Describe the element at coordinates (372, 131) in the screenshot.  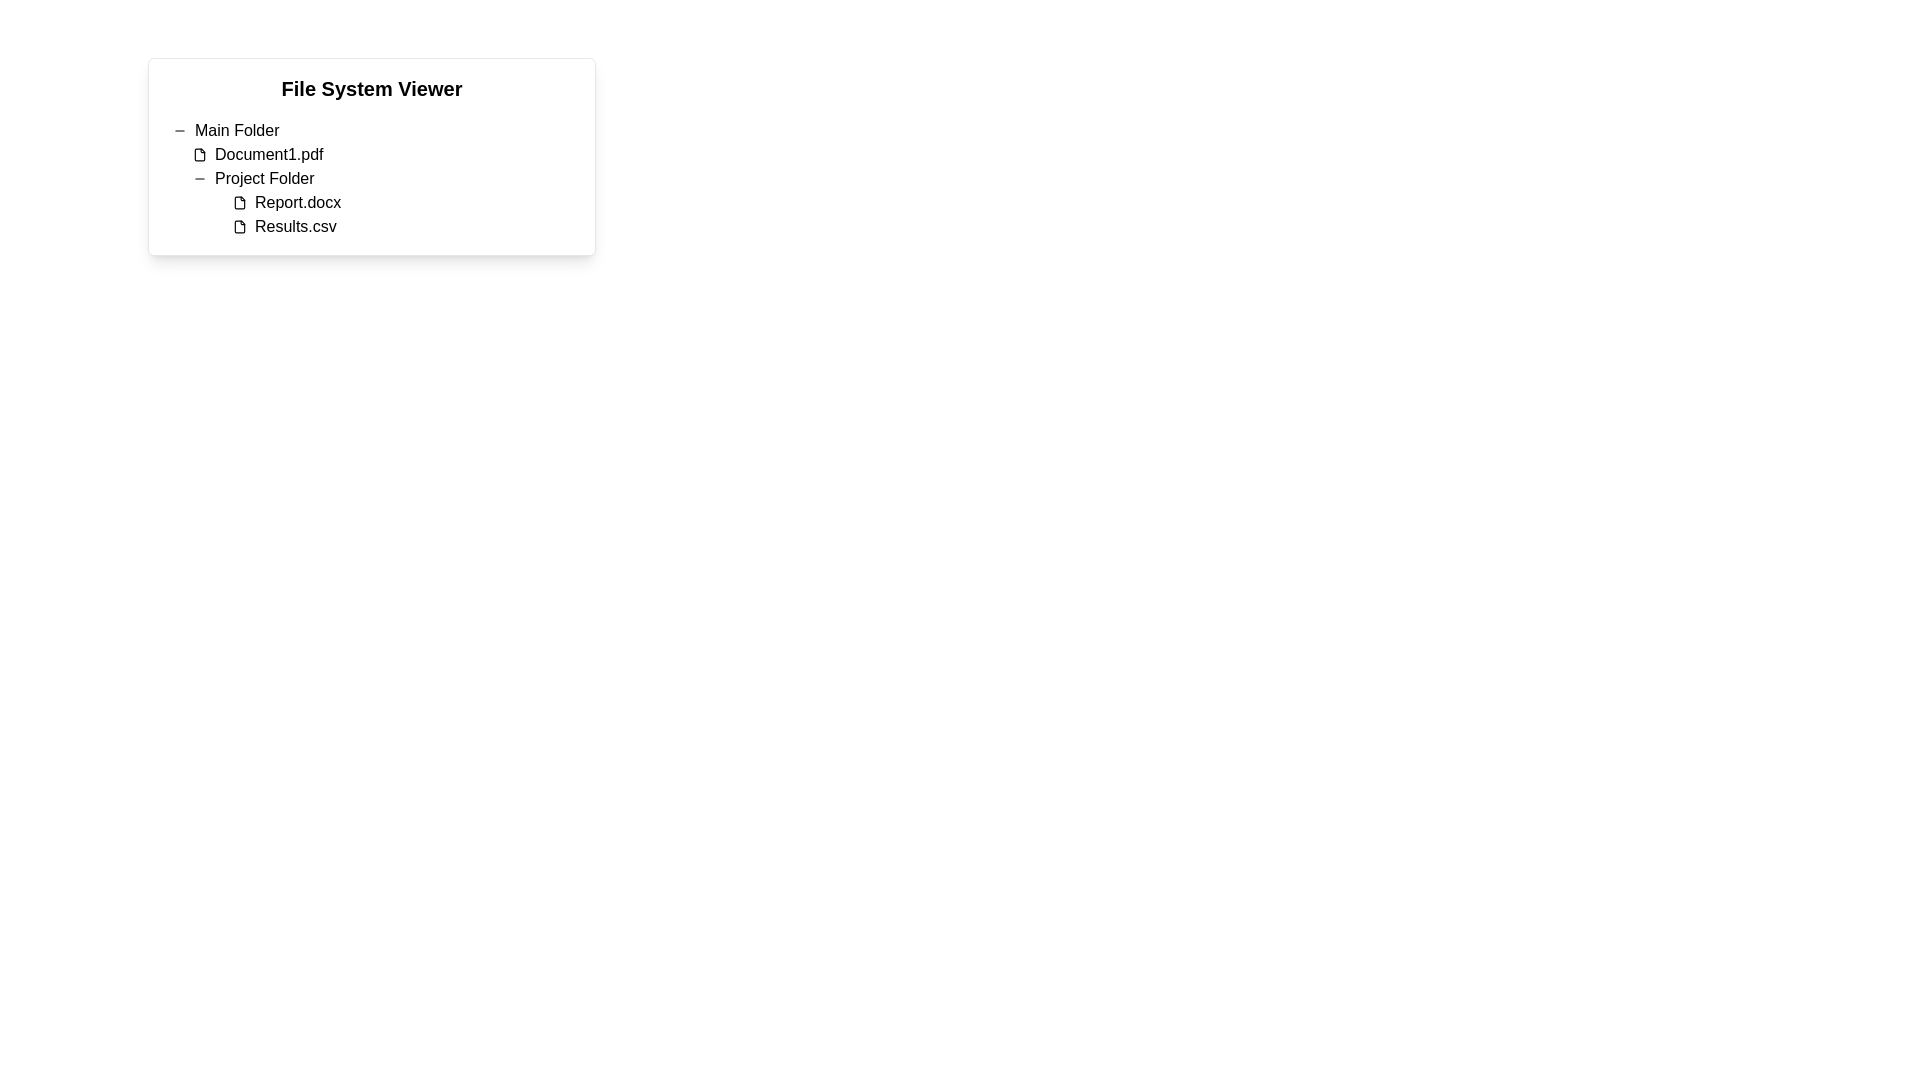
I see `the toggleable folder item in the hierarchical file viewer` at that location.